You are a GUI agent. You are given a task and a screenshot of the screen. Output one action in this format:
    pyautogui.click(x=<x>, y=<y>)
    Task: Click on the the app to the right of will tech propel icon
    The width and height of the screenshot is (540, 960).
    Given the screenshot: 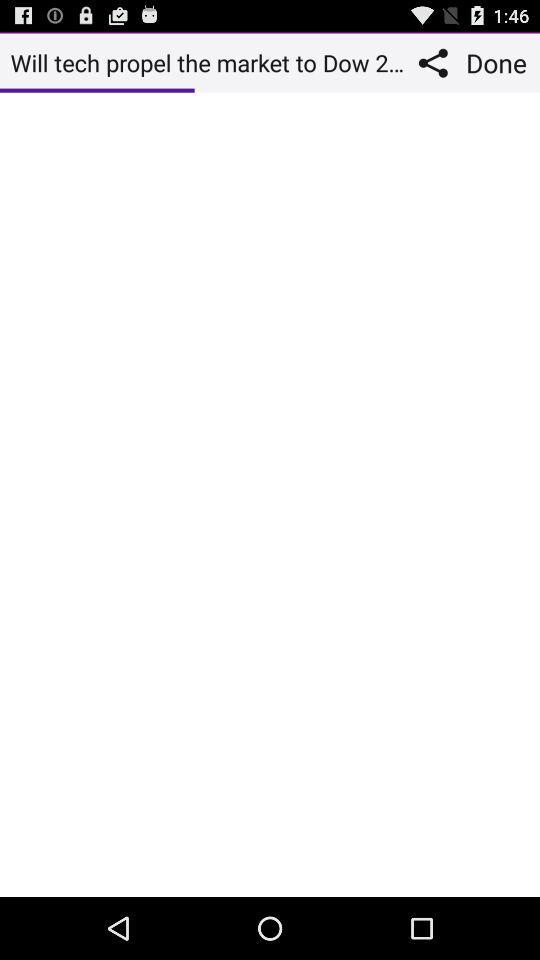 What is the action you would take?
    pyautogui.click(x=437, y=62)
    